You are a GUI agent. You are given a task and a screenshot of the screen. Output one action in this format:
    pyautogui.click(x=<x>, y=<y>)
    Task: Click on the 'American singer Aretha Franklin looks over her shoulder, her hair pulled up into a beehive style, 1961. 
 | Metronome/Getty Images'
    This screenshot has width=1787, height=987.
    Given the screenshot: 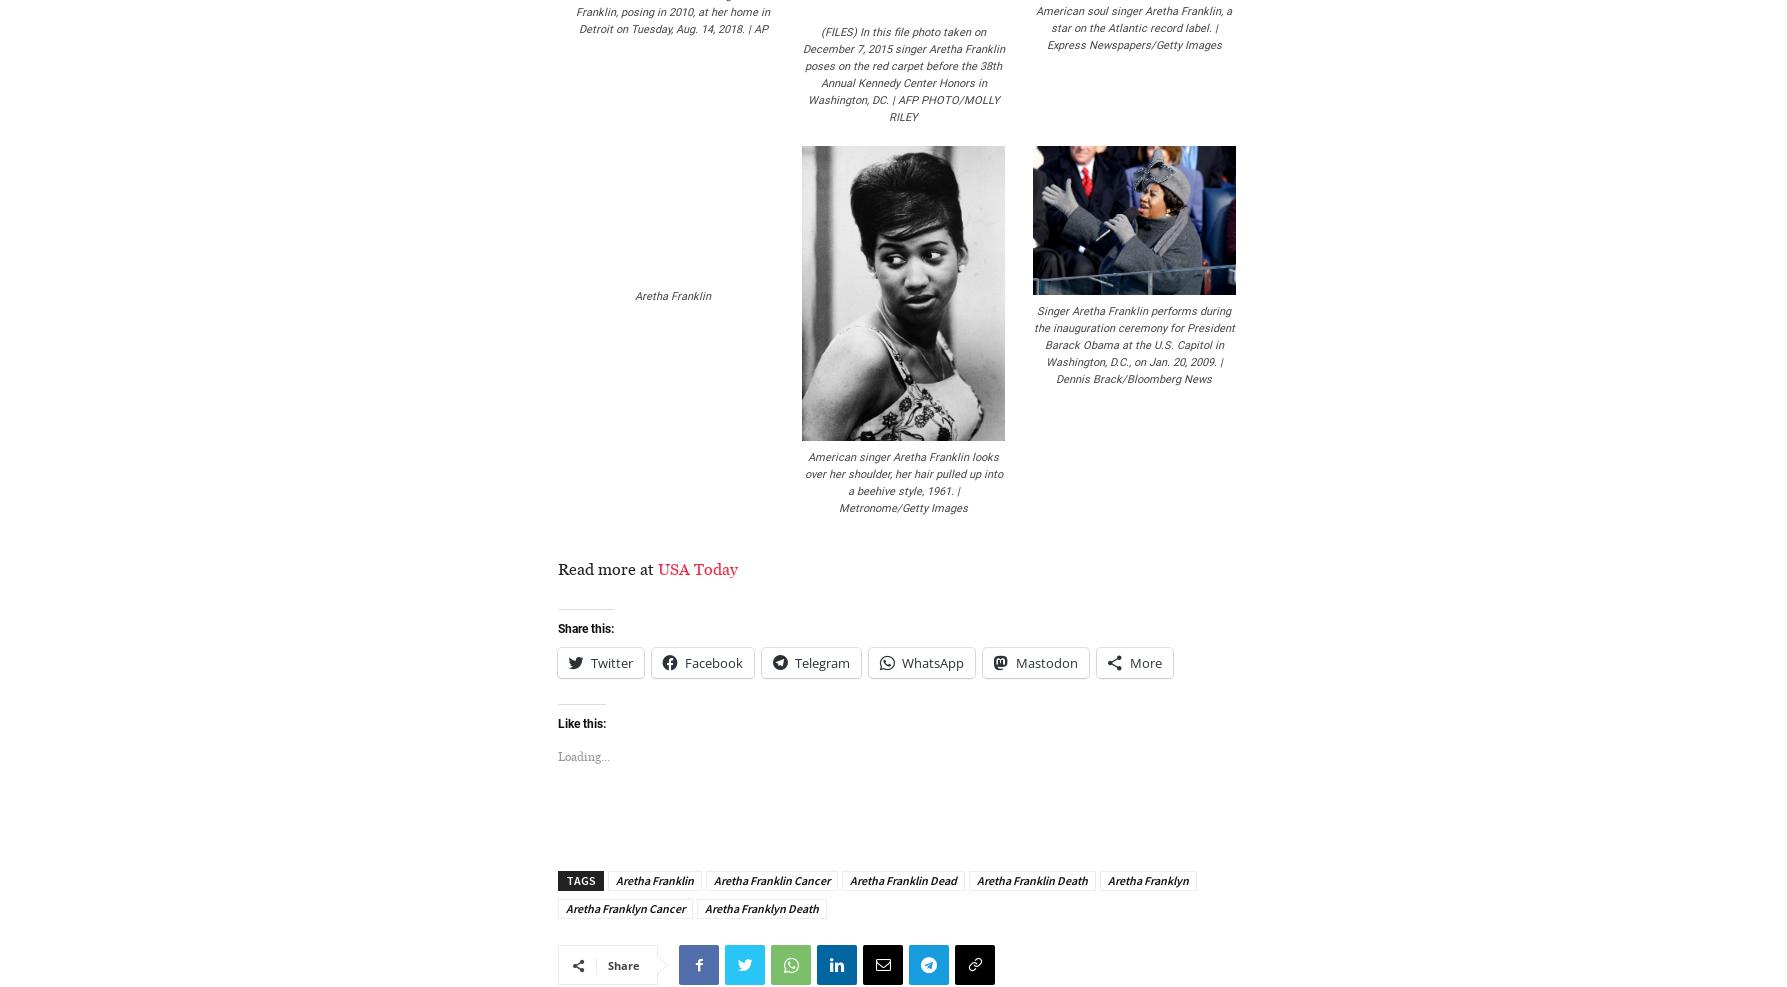 What is the action you would take?
    pyautogui.click(x=803, y=480)
    